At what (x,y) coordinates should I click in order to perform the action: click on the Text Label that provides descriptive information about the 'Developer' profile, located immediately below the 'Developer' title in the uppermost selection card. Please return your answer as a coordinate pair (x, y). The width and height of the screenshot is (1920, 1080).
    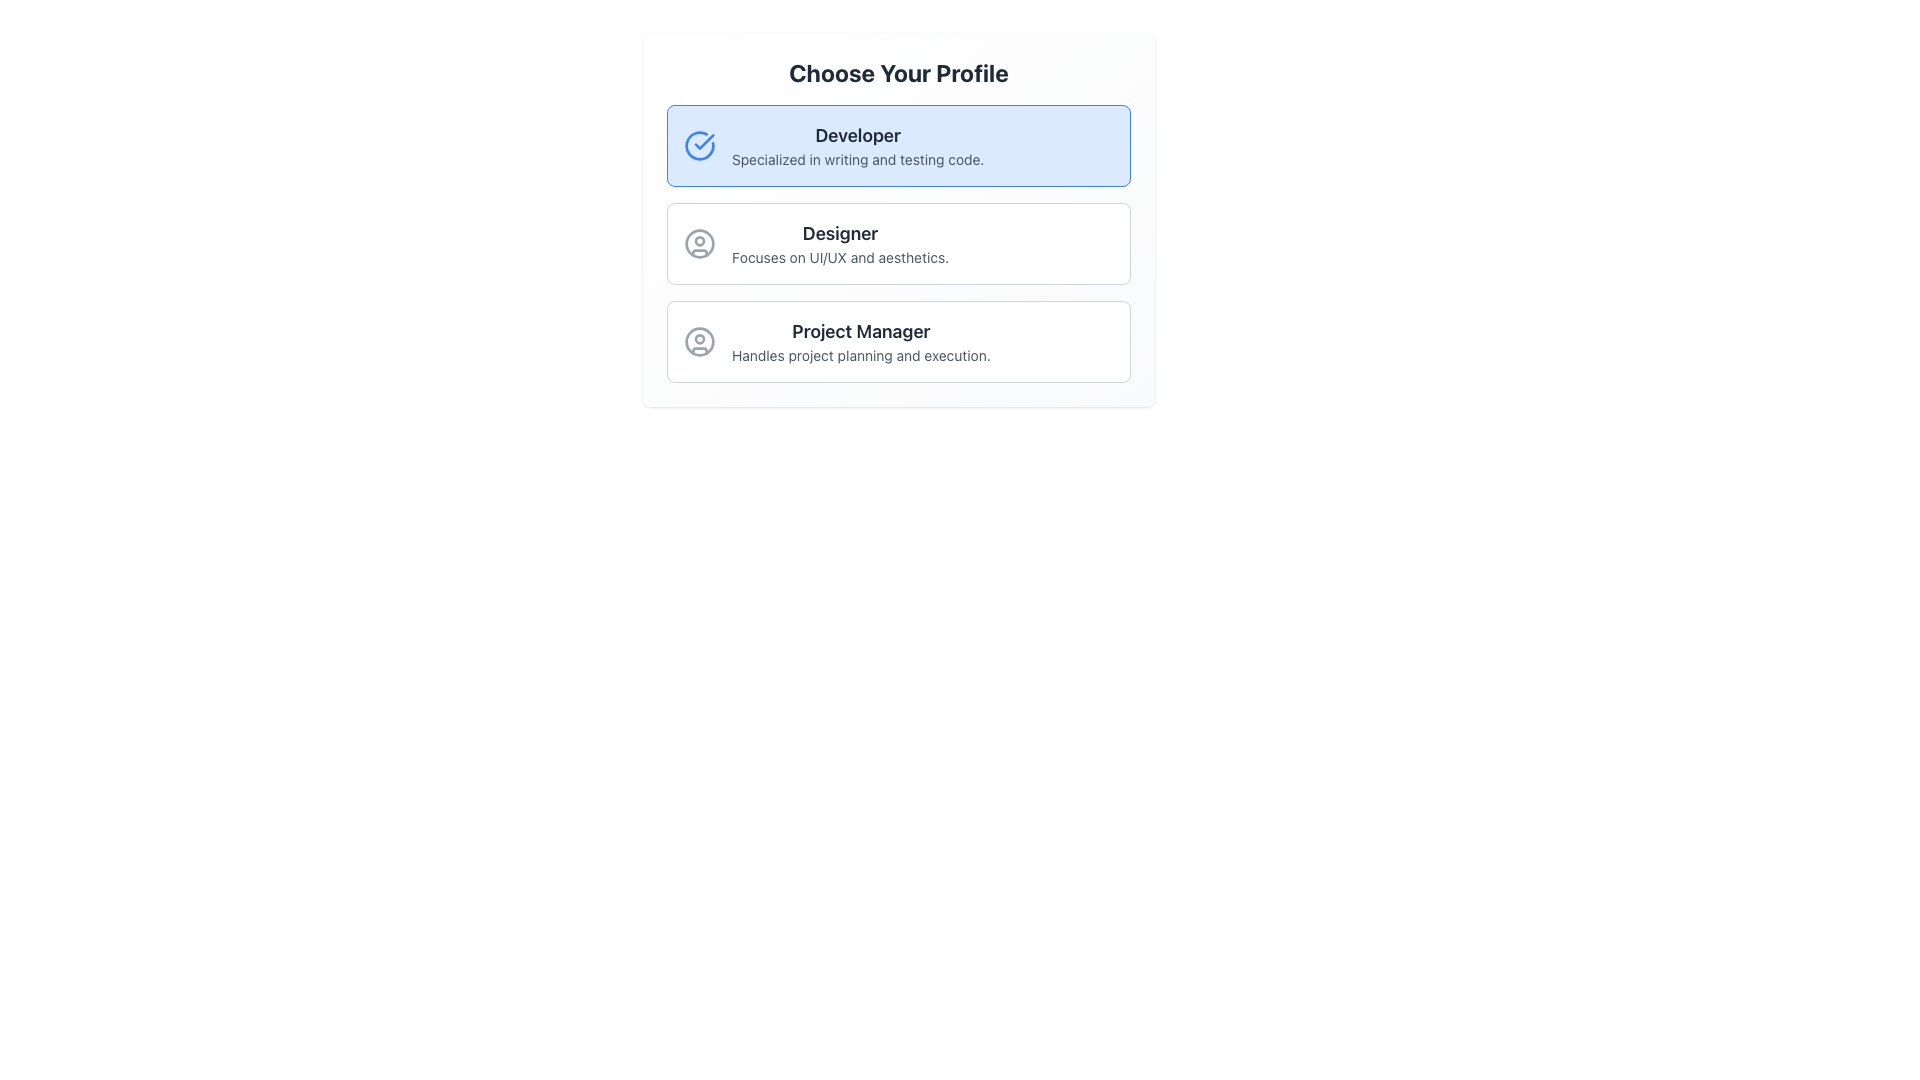
    Looking at the image, I should click on (858, 158).